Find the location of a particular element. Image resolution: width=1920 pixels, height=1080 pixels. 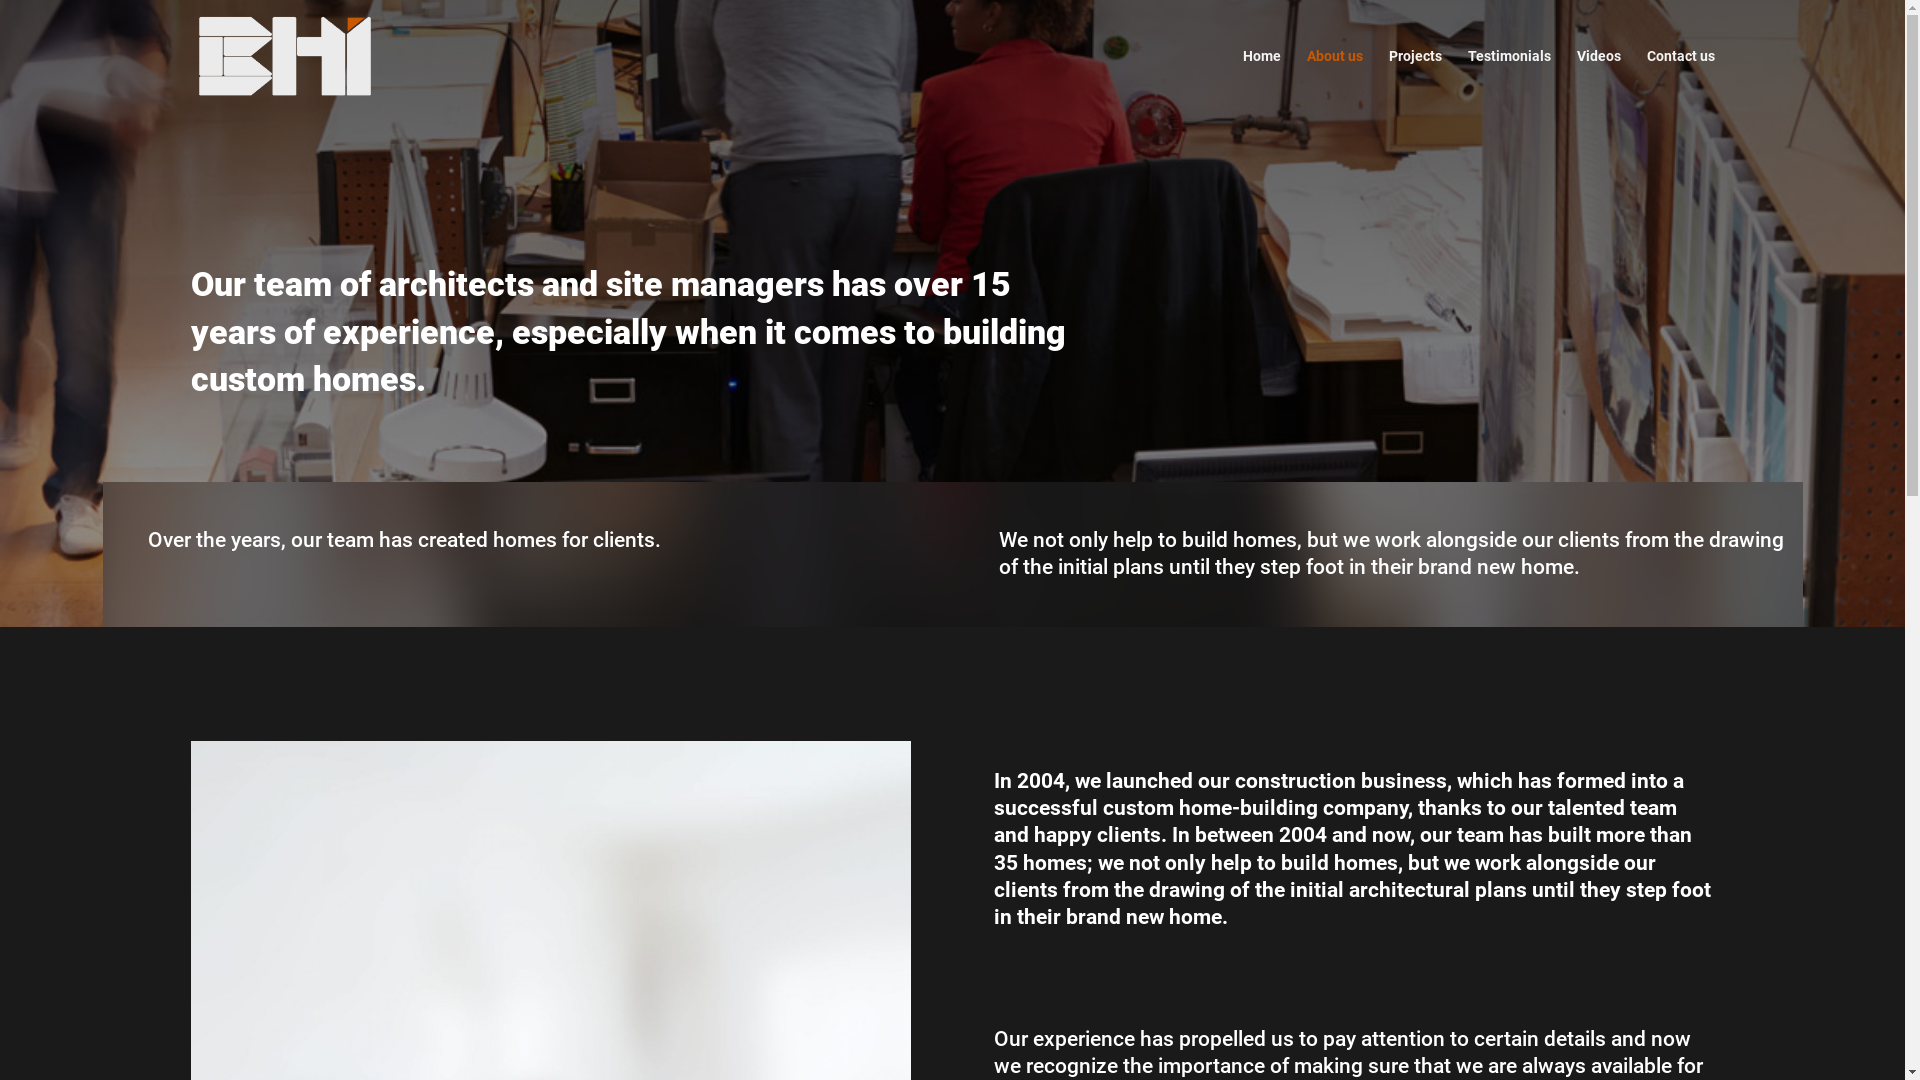

'Home' is located at coordinates (1260, 79).